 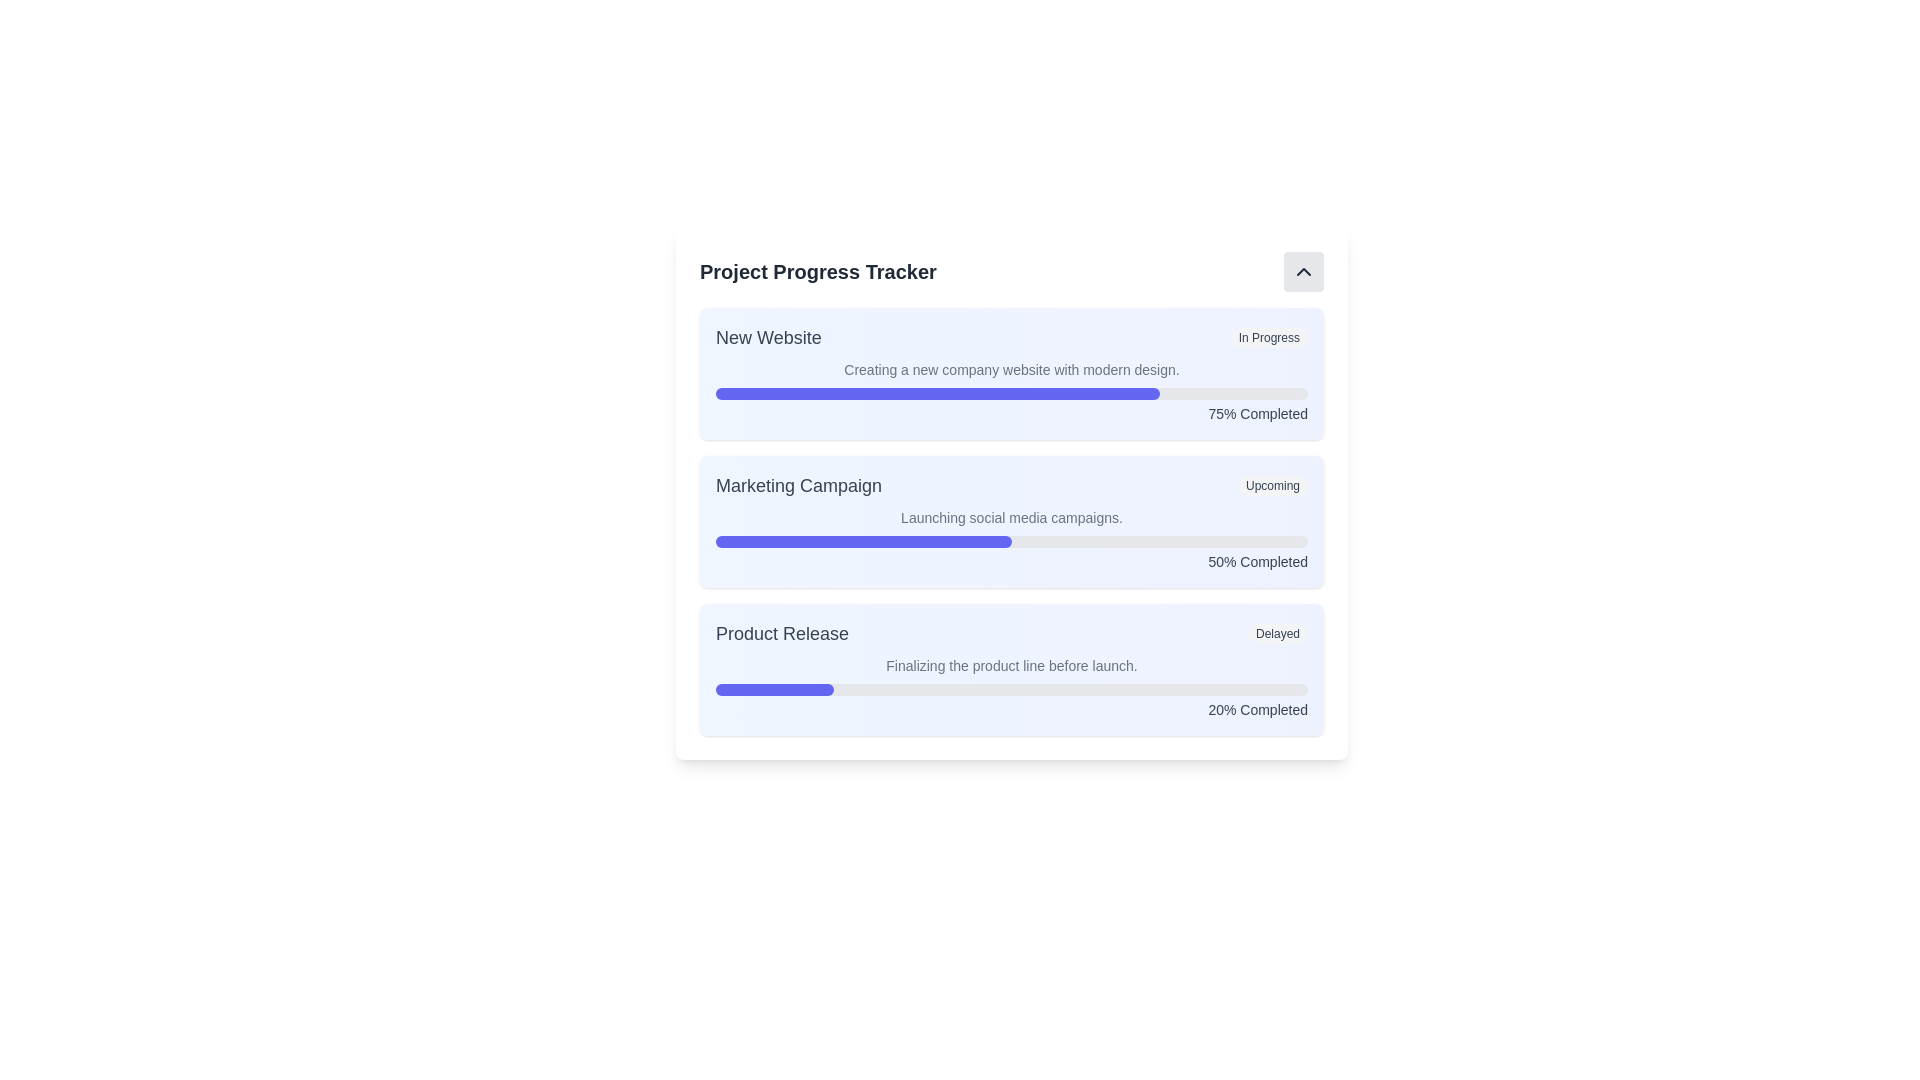 I want to click on the plain text label stating 'Creating a new company website with modern design.', which is a secondary description for the 'New Website' task, positioned beneath the 'New Website In Progress' header, so click(x=1012, y=370).